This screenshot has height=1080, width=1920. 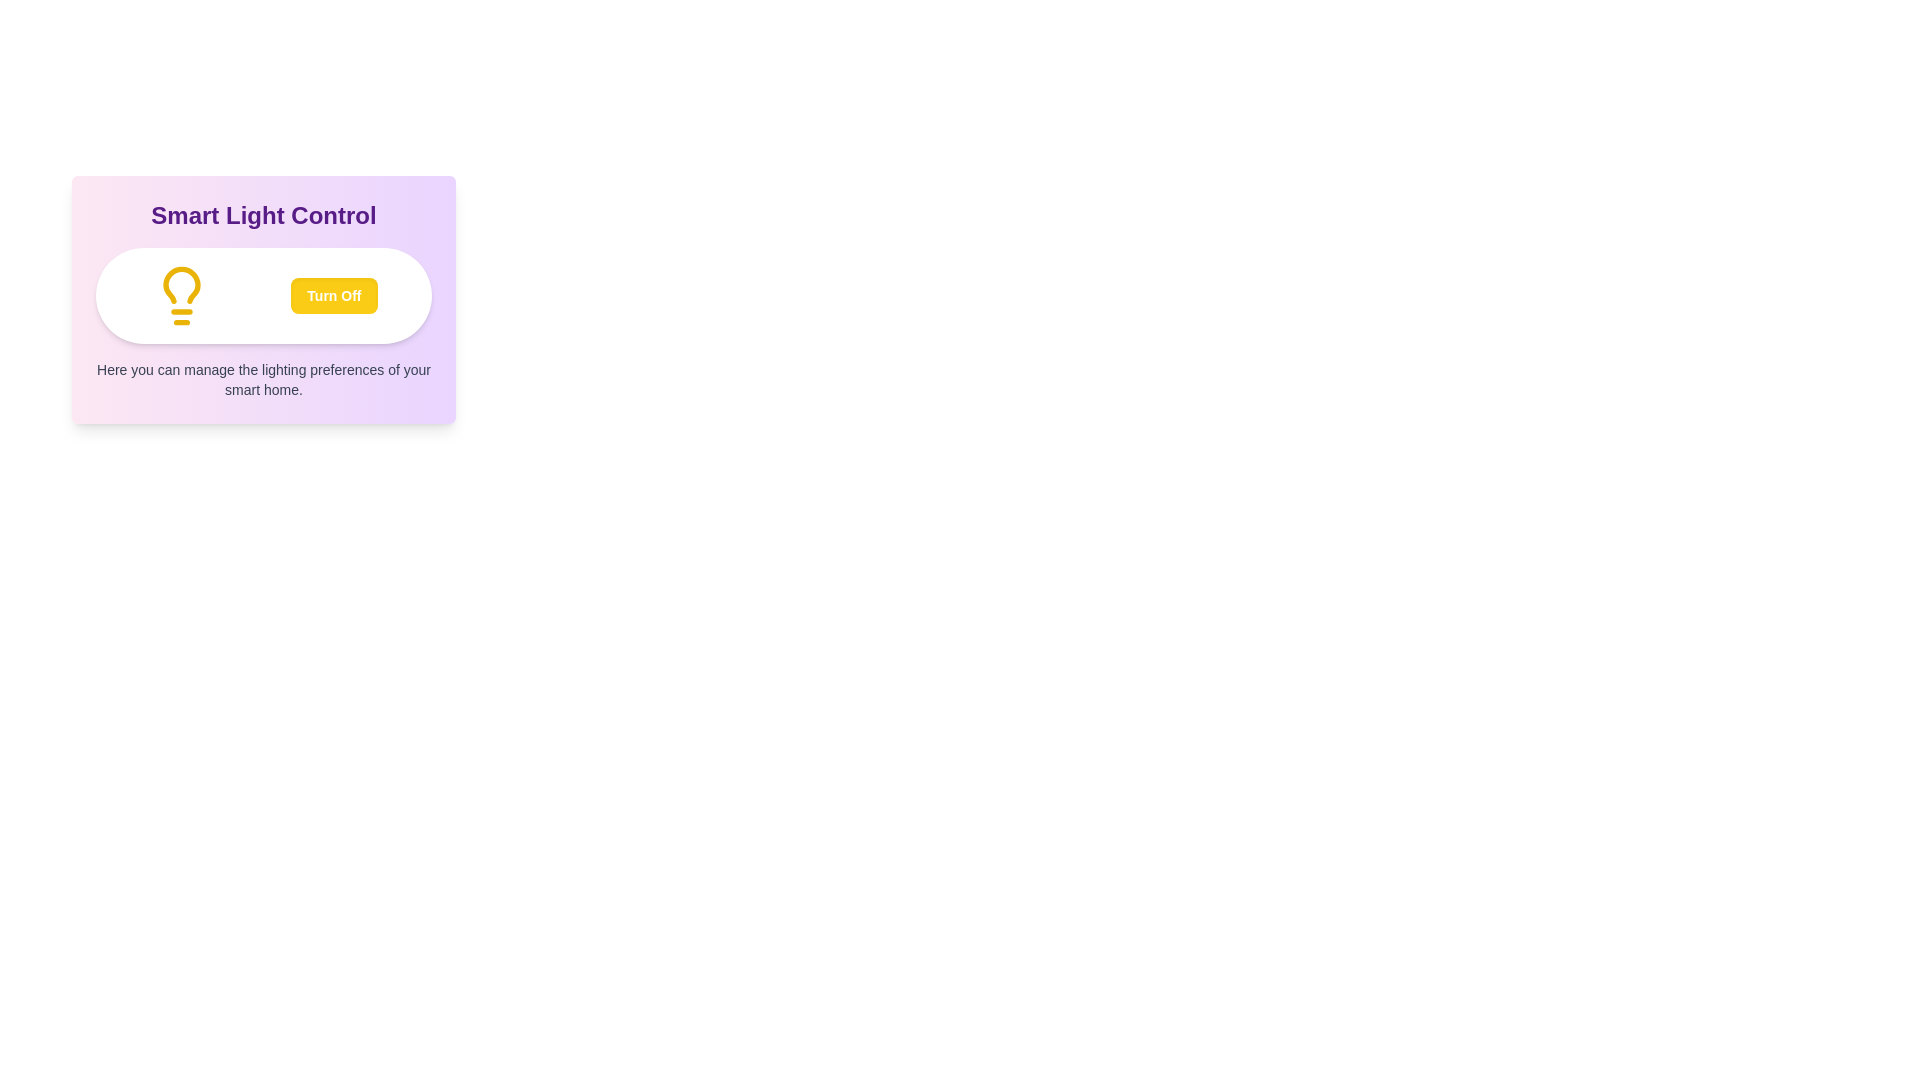 What do you see at coordinates (263, 380) in the screenshot?
I see `the text area containing the instructions and ensure it is visible for reading` at bounding box center [263, 380].